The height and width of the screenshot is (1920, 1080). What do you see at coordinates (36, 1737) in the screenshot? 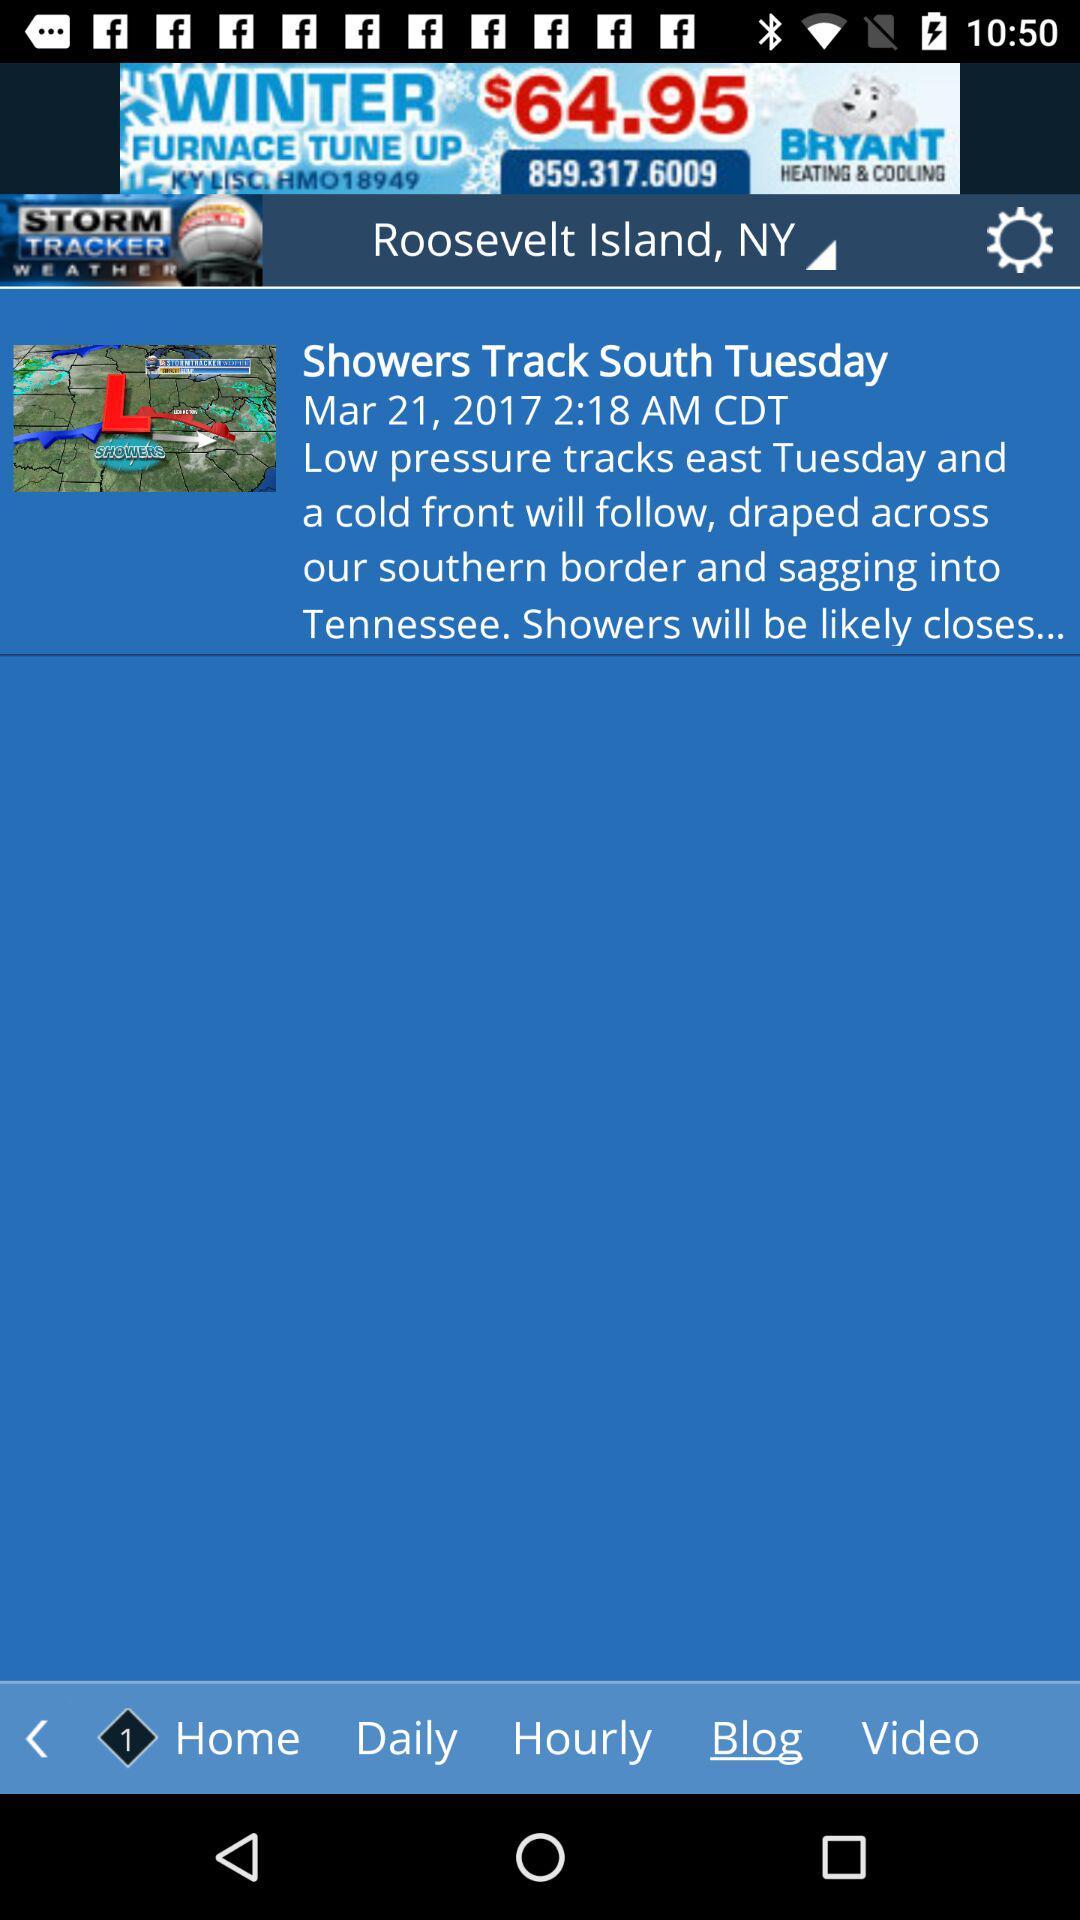
I see `the arrow_backward icon` at bounding box center [36, 1737].